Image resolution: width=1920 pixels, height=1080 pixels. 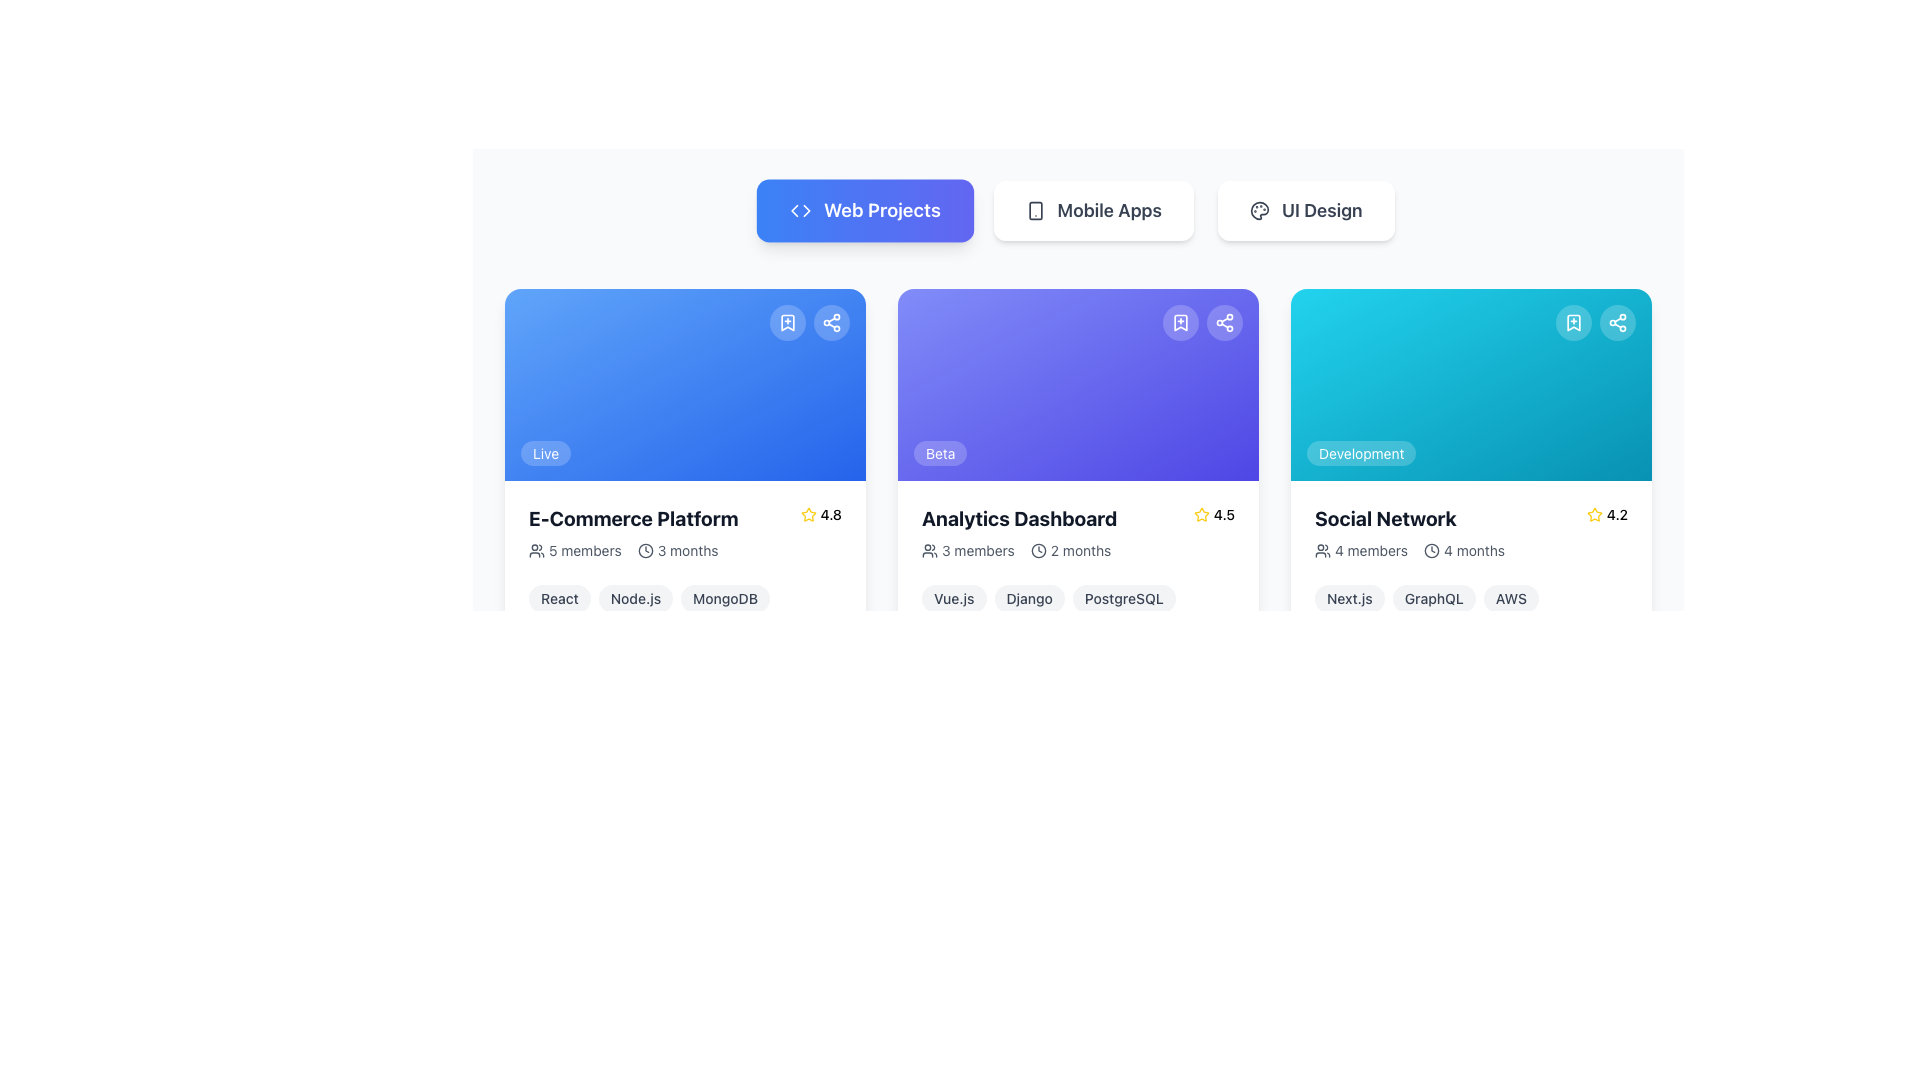 I want to click on text 'GraphQL' within the pill-shaped tag that has a light gray background and is located below the 'Social Network' card, positioned between 'Next.js' and 'AWS', so click(x=1433, y=597).